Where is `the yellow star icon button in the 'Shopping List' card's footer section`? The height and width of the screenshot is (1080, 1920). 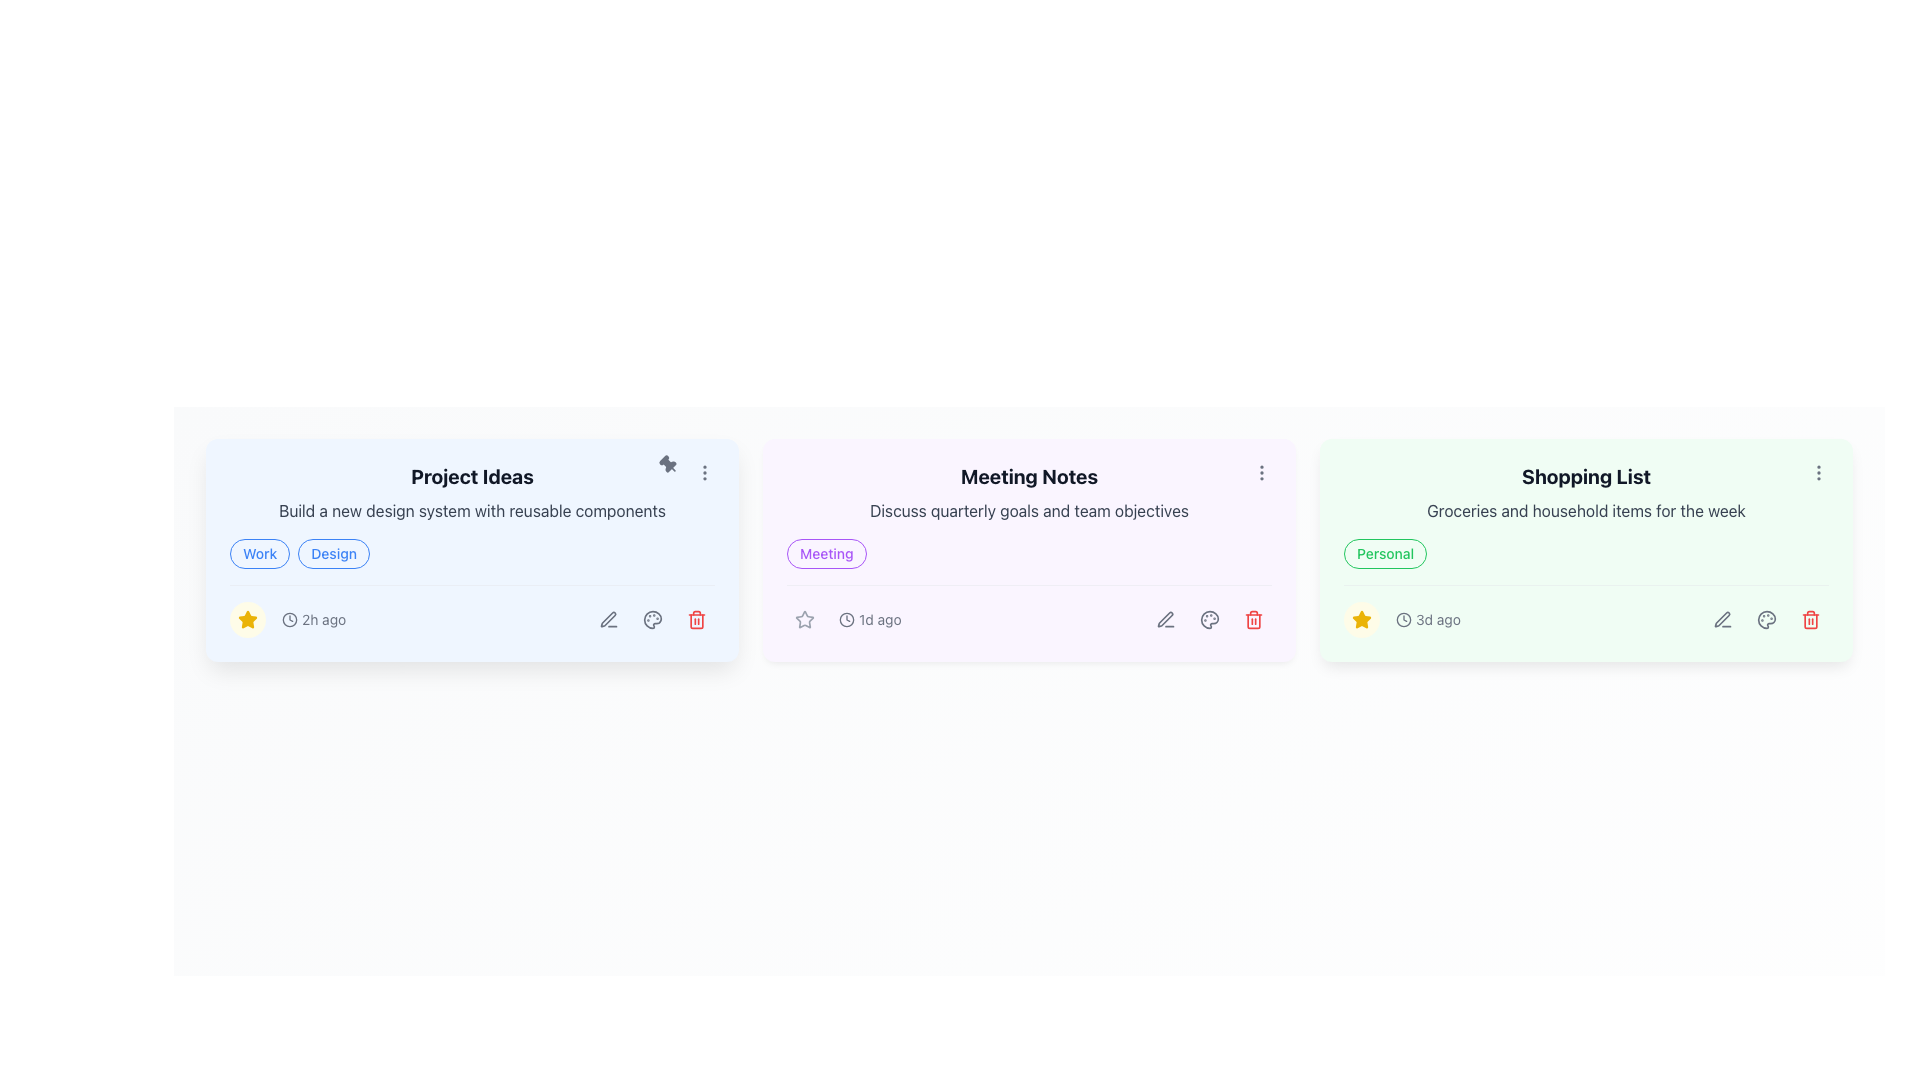 the yellow star icon button in the 'Shopping List' card's footer section is located at coordinates (1361, 619).